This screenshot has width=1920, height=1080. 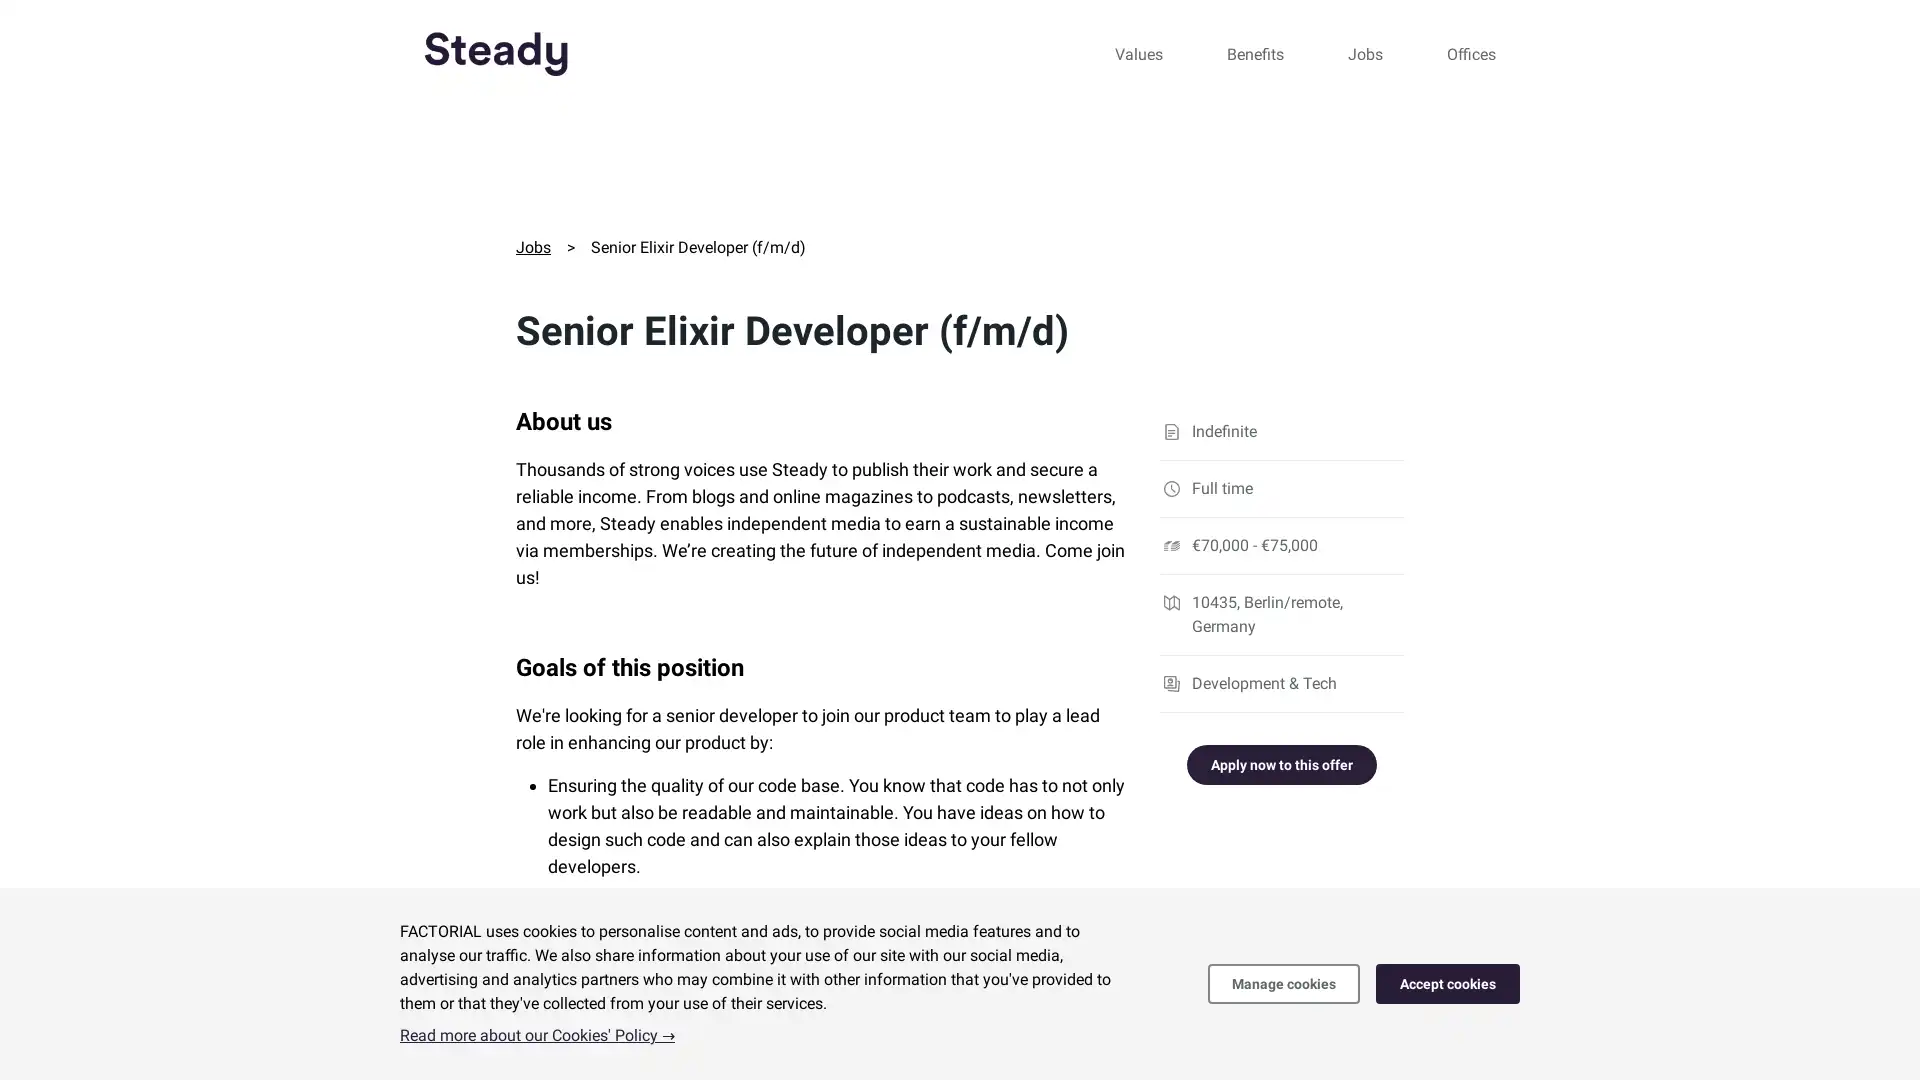 What do you see at coordinates (1283, 982) in the screenshot?
I see `Manage cookies` at bounding box center [1283, 982].